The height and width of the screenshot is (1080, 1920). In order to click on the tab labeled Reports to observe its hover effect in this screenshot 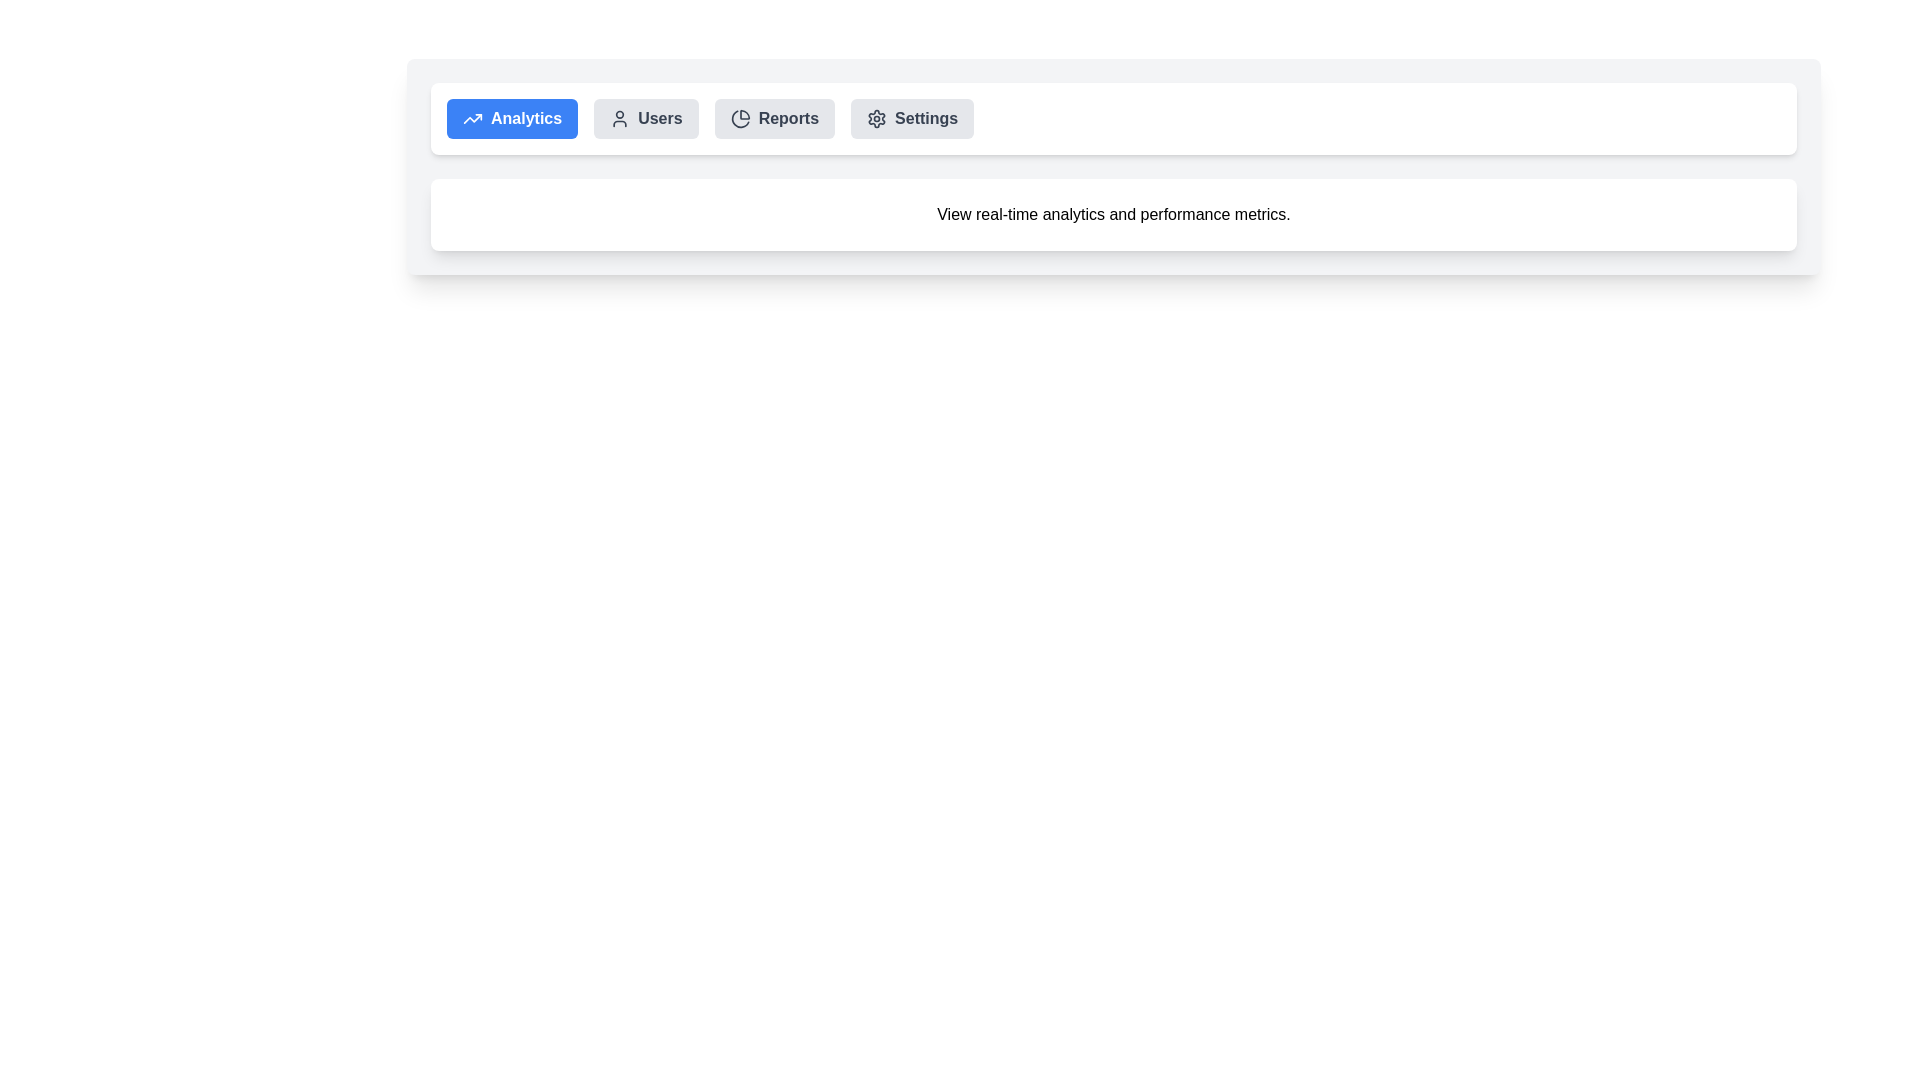, I will do `click(772, 119)`.